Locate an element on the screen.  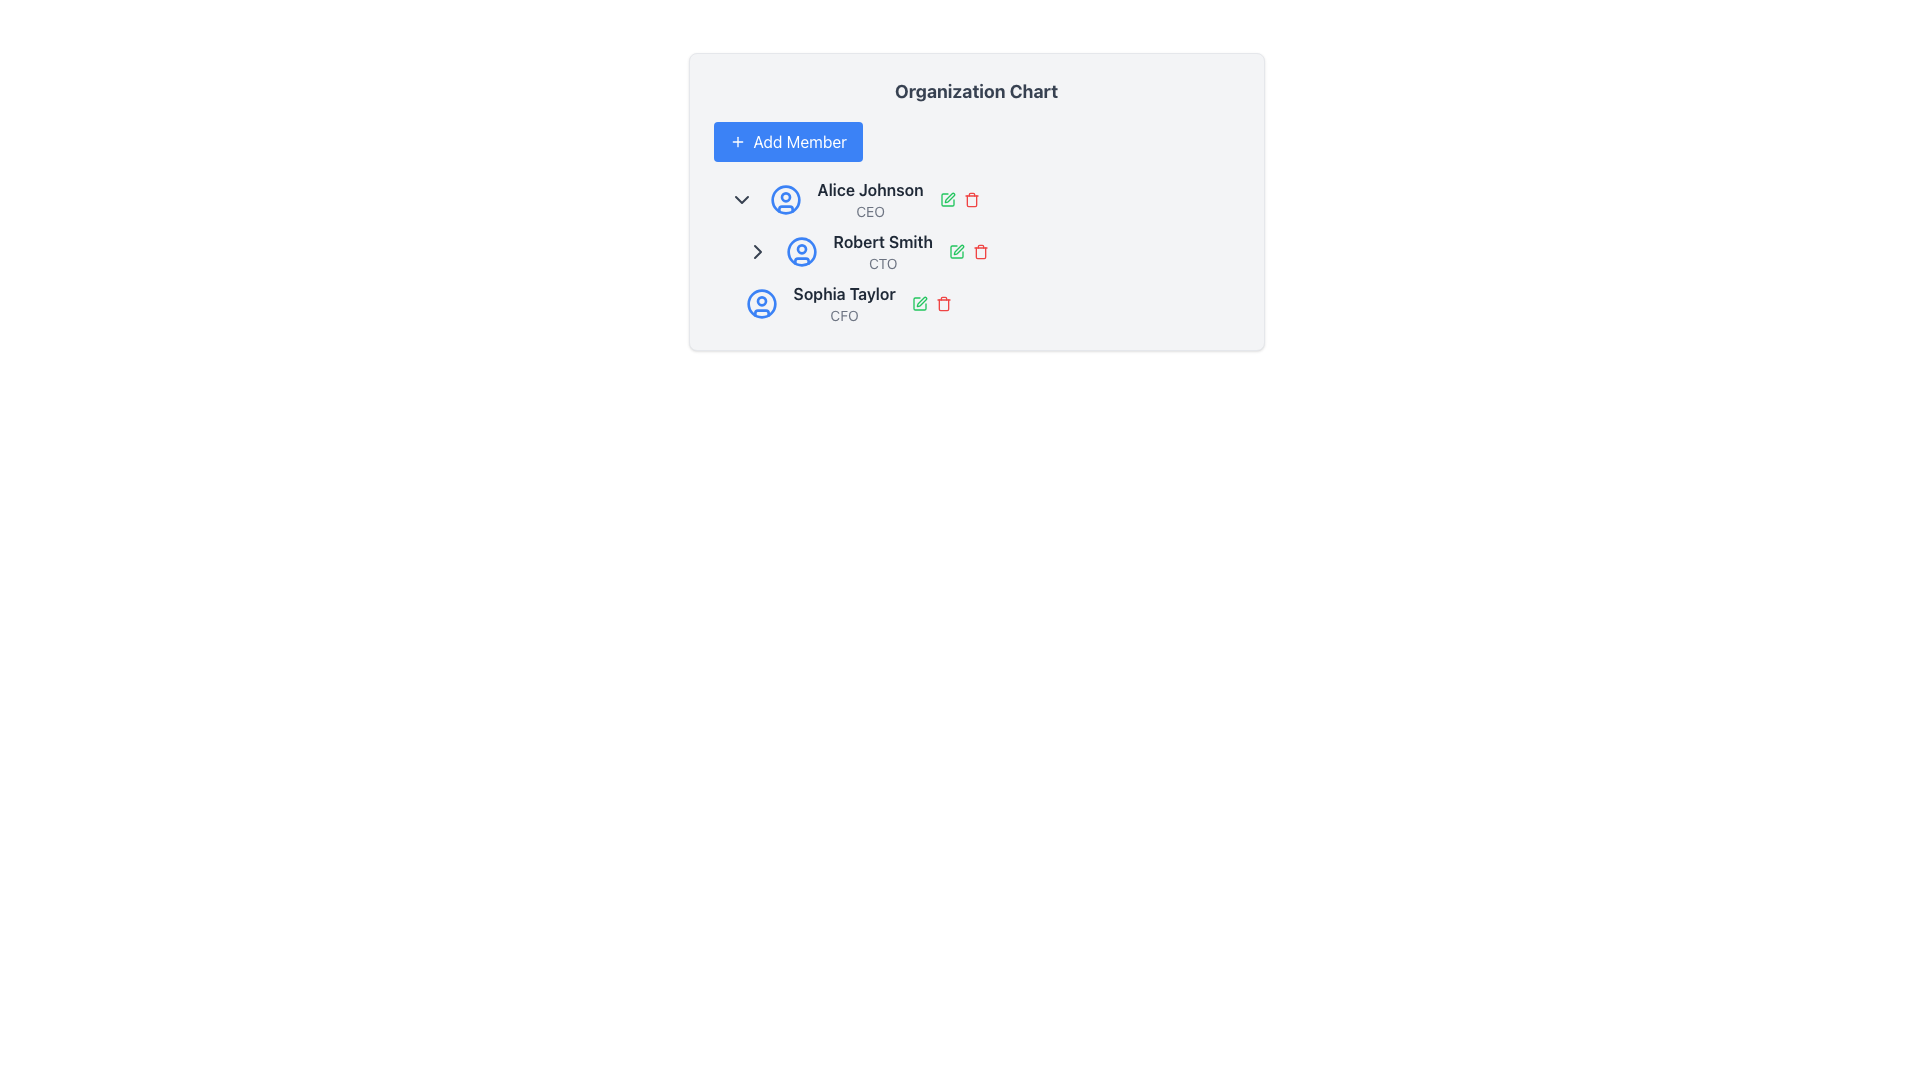
the user icon with blue accents located in the second row of the organization chart, adjacent is located at coordinates (801, 250).